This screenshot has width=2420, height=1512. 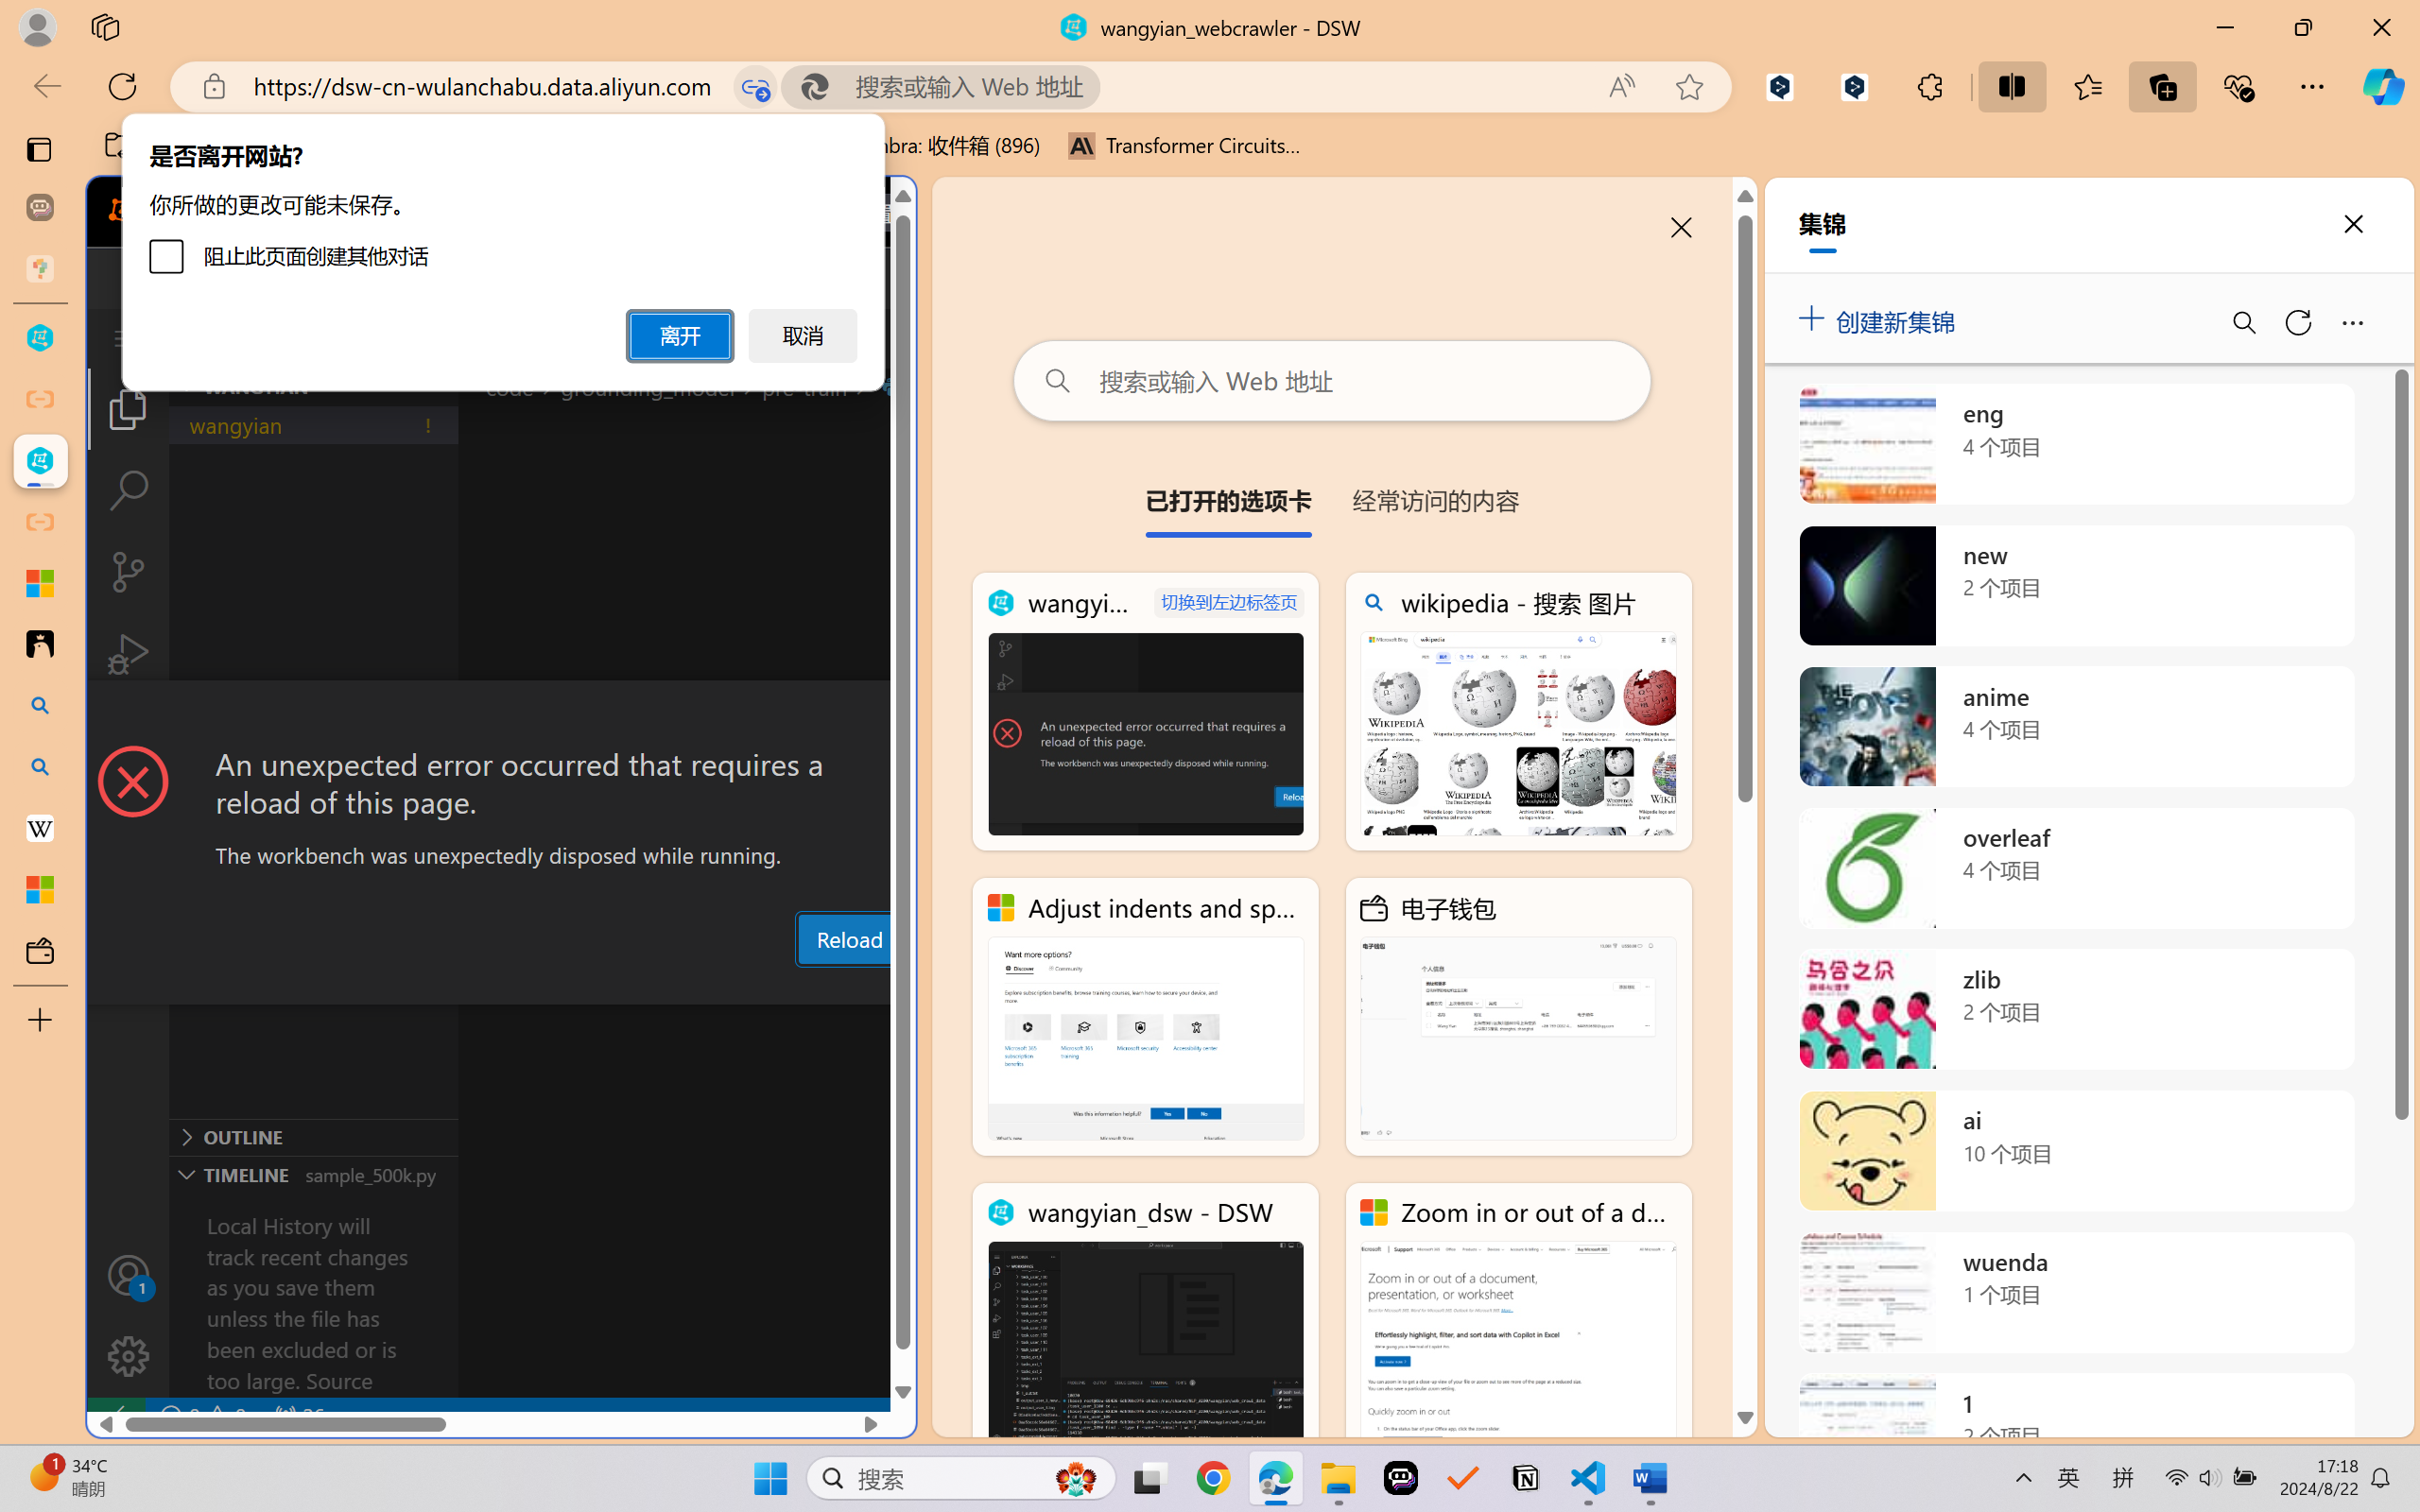 What do you see at coordinates (1145, 1017) in the screenshot?
I see `'Adjust indents and spacing - Microsoft Support'` at bounding box center [1145, 1017].